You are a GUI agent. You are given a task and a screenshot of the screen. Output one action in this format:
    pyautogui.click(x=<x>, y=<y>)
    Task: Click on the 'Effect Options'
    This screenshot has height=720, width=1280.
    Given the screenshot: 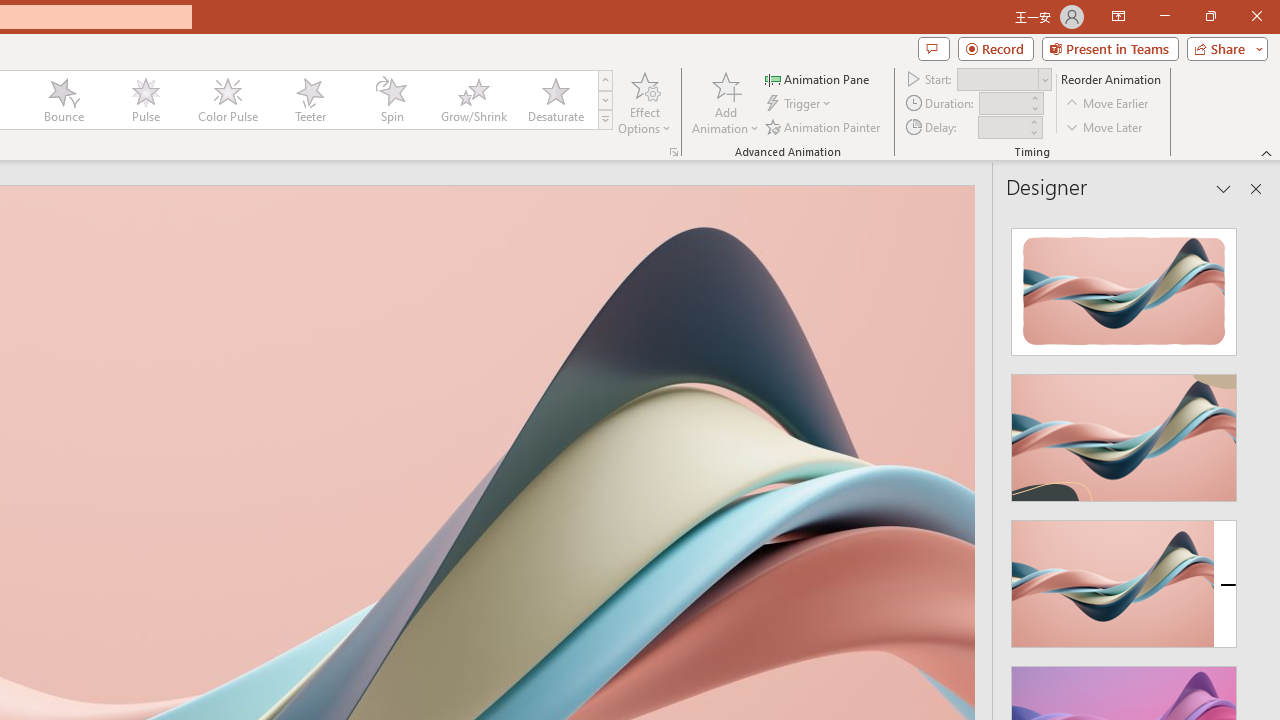 What is the action you would take?
    pyautogui.click(x=645, y=103)
    